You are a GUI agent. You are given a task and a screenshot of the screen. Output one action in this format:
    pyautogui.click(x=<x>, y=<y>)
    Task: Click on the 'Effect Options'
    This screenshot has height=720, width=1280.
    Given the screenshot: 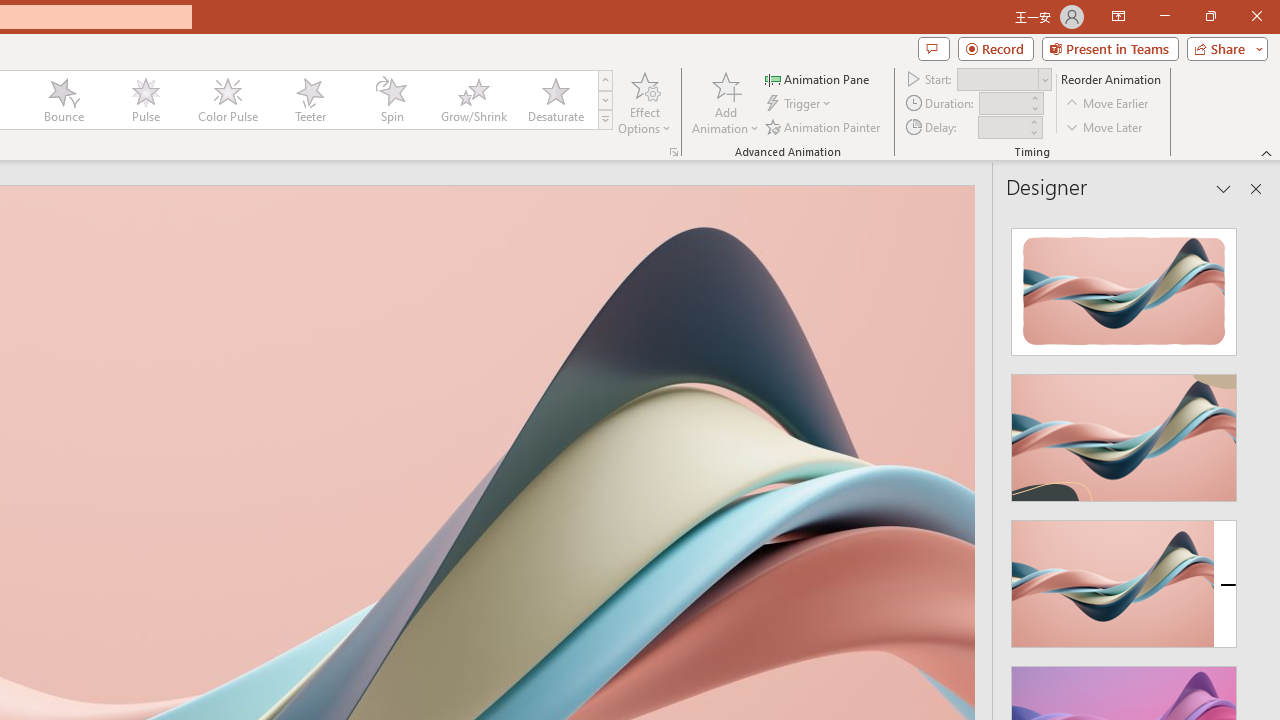 What is the action you would take?
    pyautogui.click(x=645, y=103)
    